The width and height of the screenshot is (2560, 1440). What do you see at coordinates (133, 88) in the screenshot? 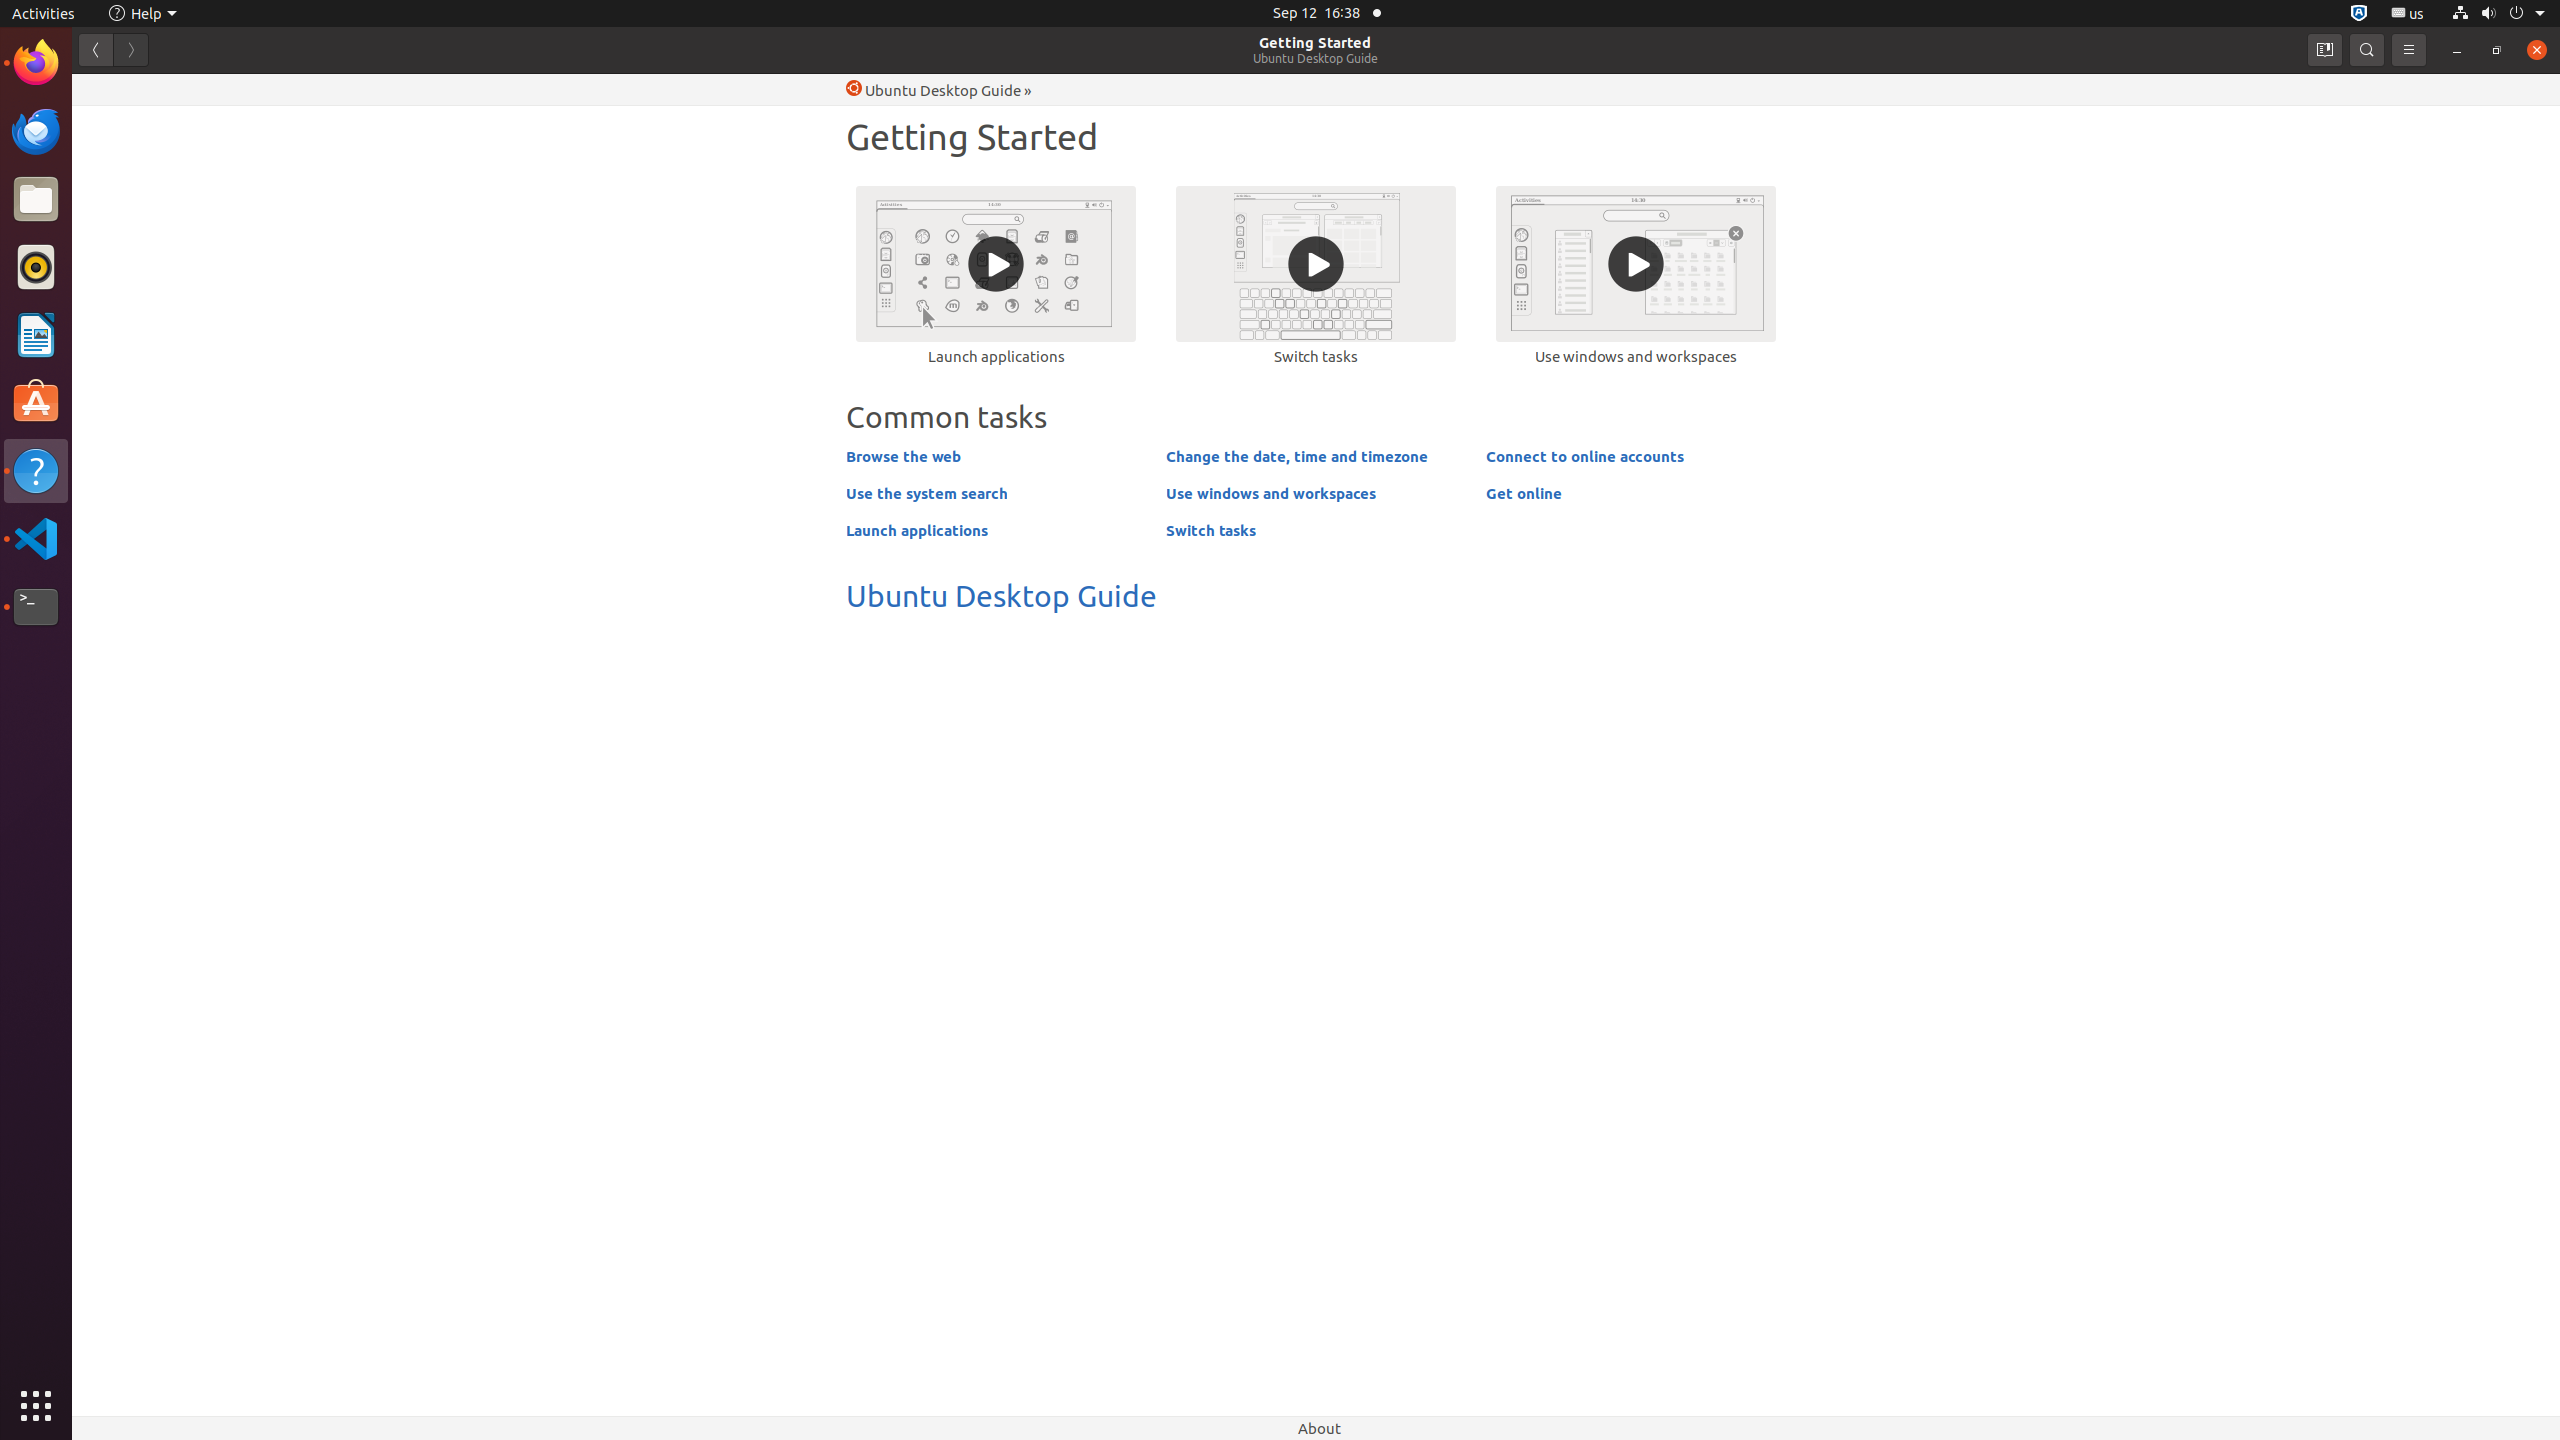
I see `'luyi1'` at bounding box center [133, 88].